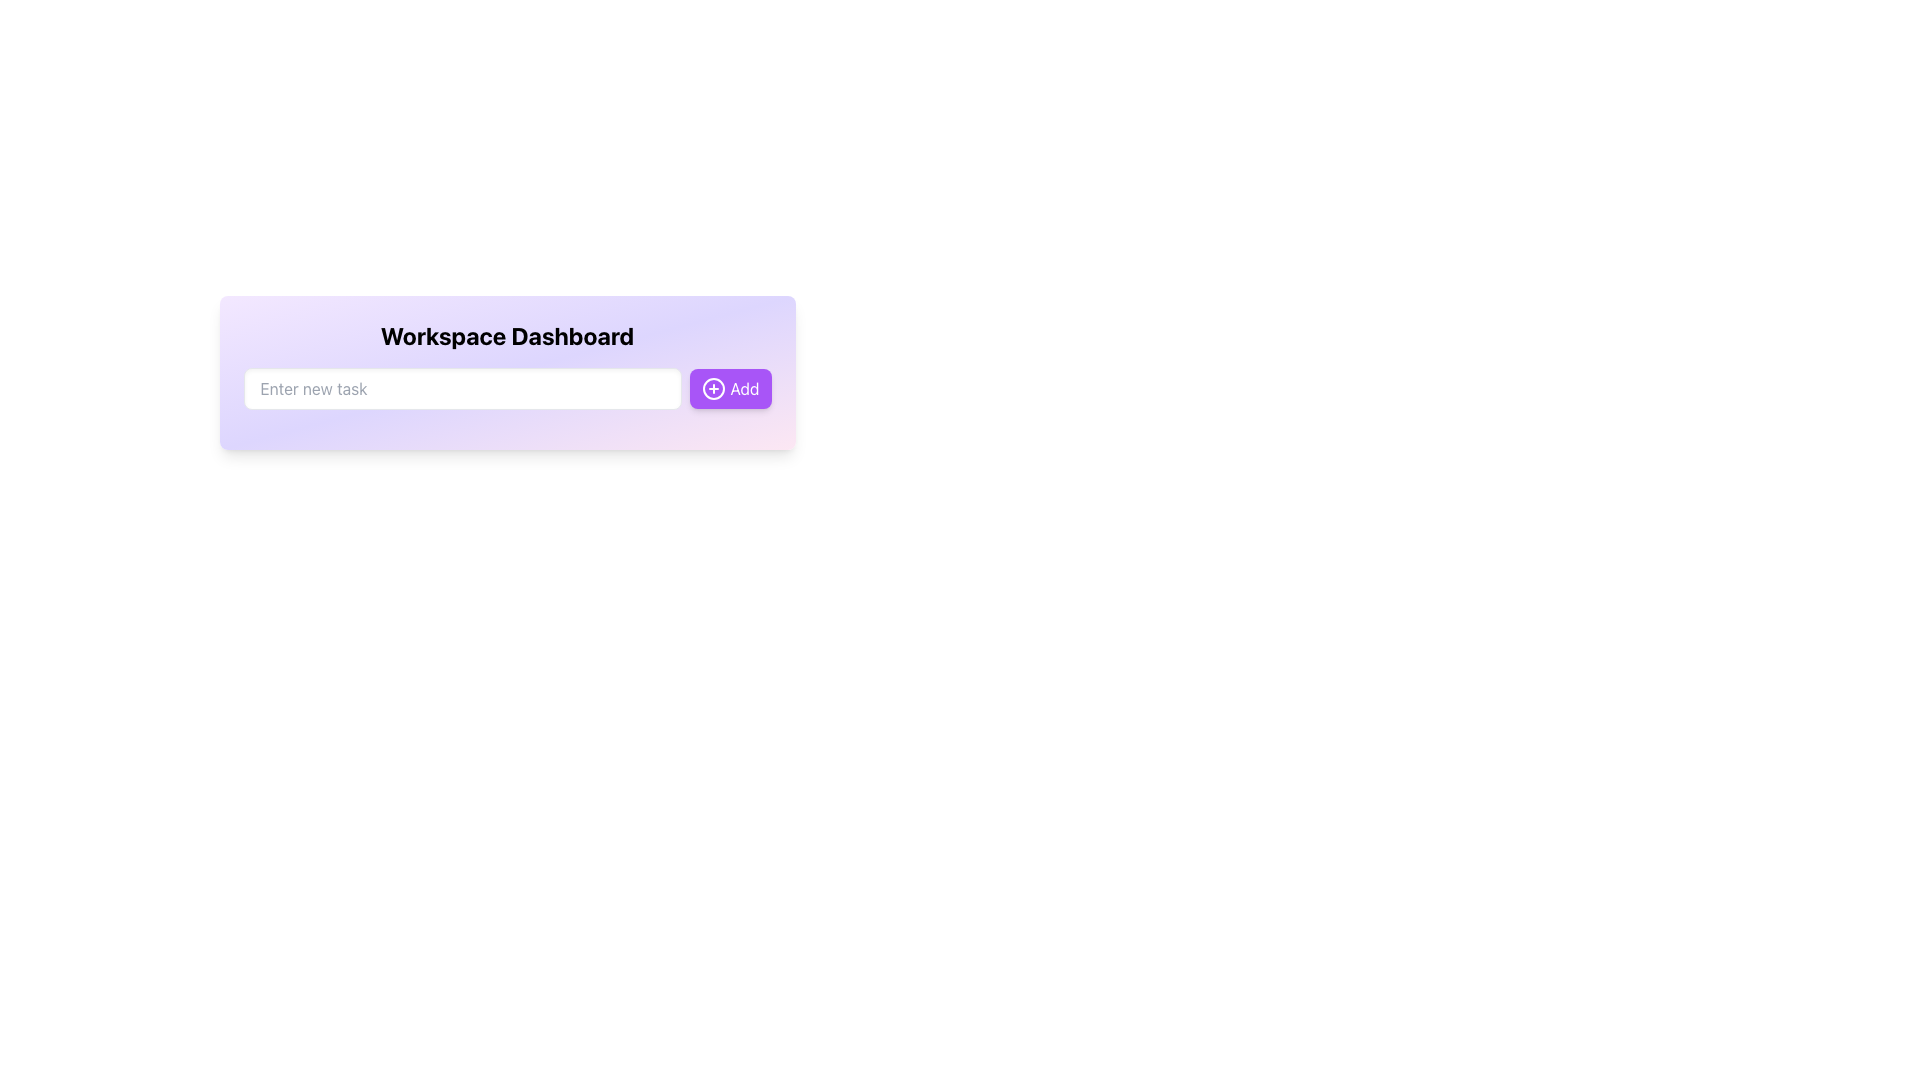 The image size is (1920, 1080). What do you see at coordinates (714, 389) in the screenshot?
I see `the circular icon with a plus symbol inside, which has a purple background and white plus, located to the left of the 'Add' text in the top-right corner of the task entry area` at bounding box center [714, 389].